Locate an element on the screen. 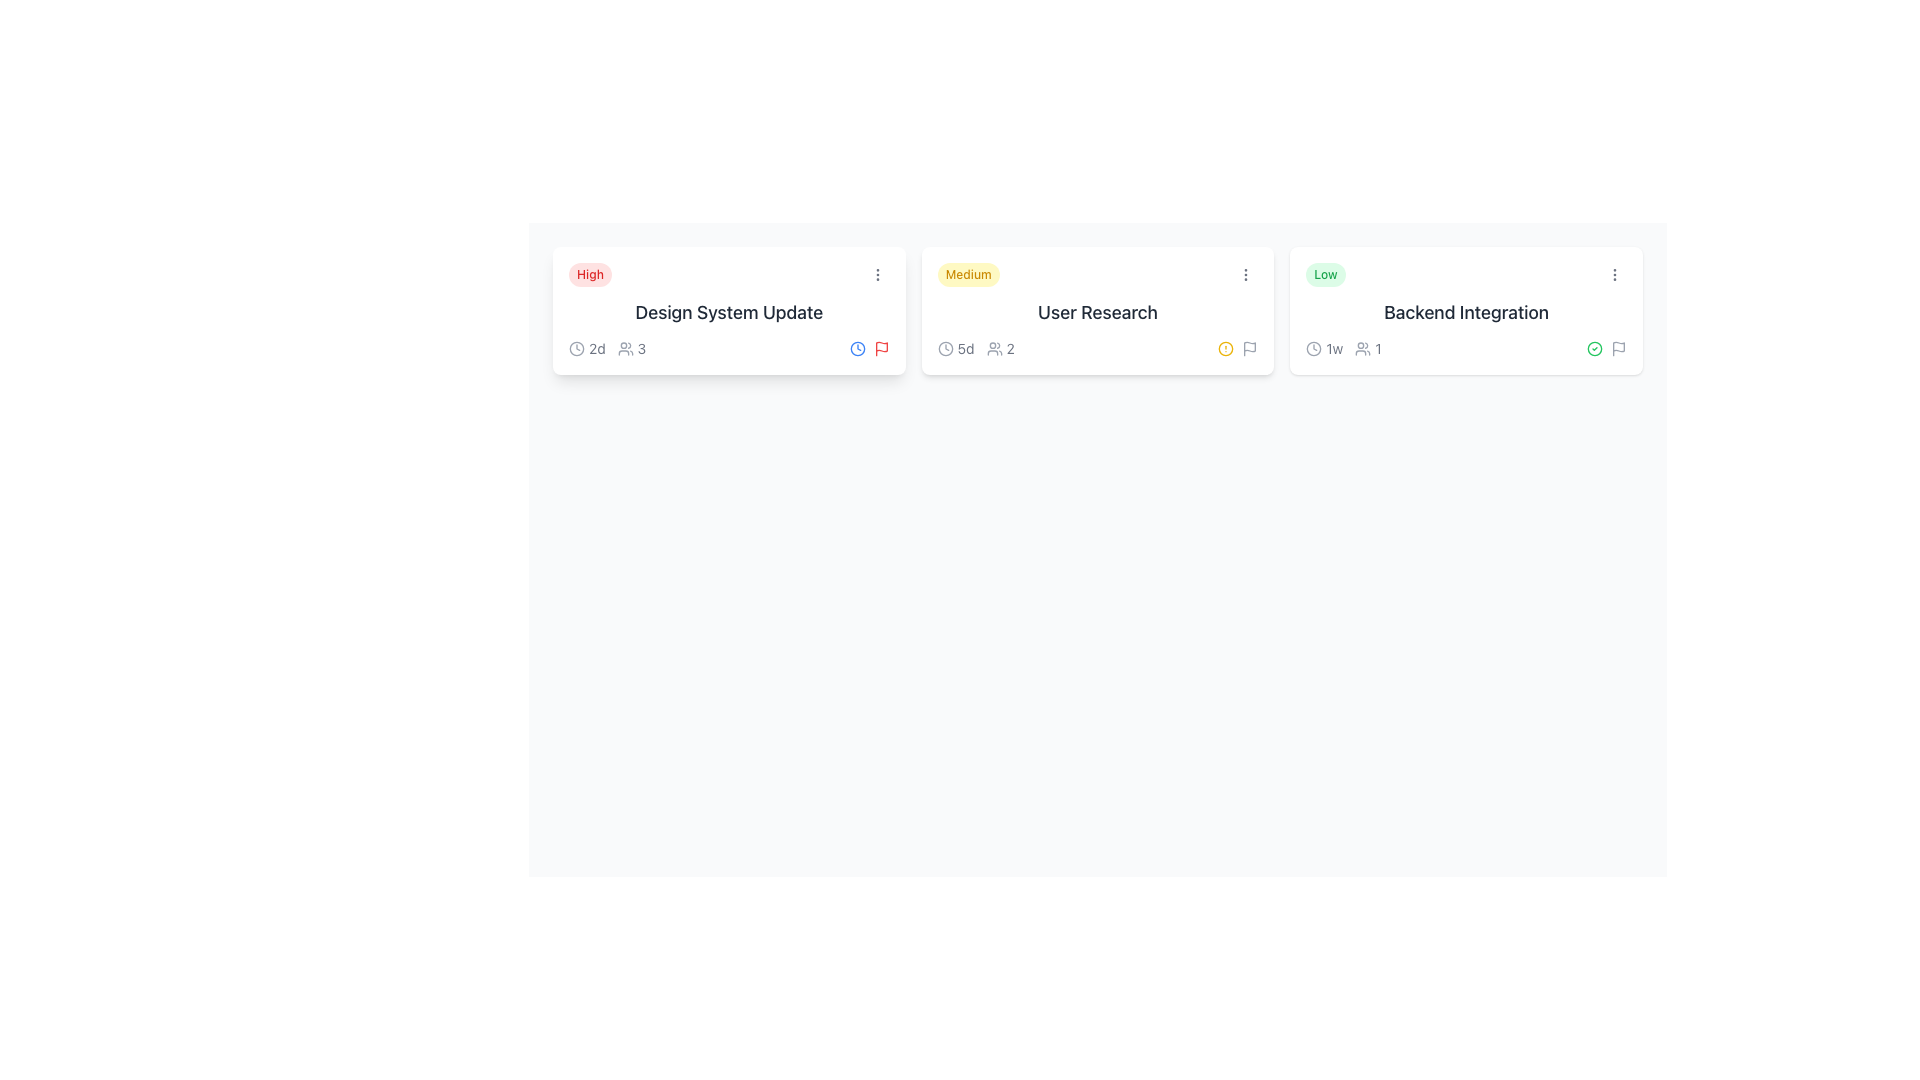 The image size is (1920, 1080). the static text label indicating time duration, positioned to the right of the clock icon within the second item of the 'User Research' card is located at coordinates (966, 347).